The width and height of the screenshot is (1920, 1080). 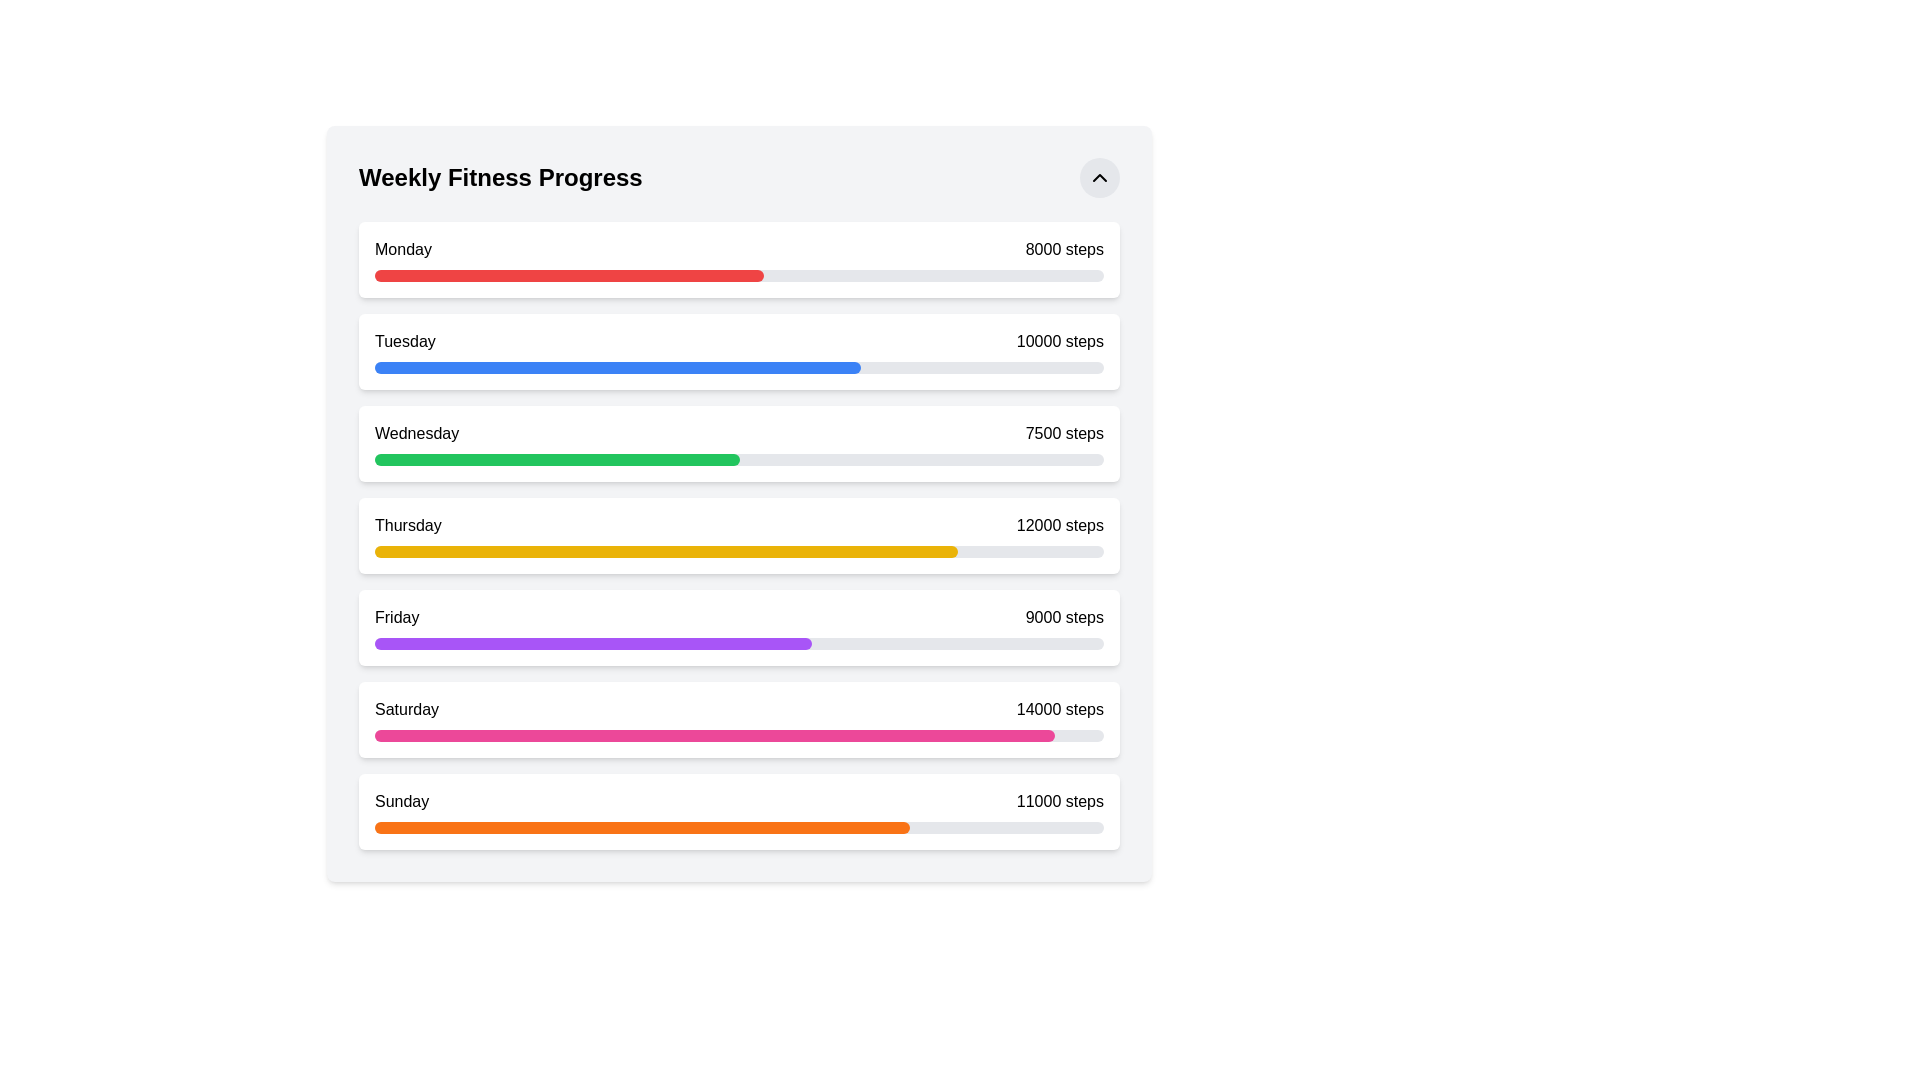 I want to click on the text within the text label displaying '9000 steps' located to the right of the 'Friday' label in the fitness tracker interface, so click(x=1063, y=616).